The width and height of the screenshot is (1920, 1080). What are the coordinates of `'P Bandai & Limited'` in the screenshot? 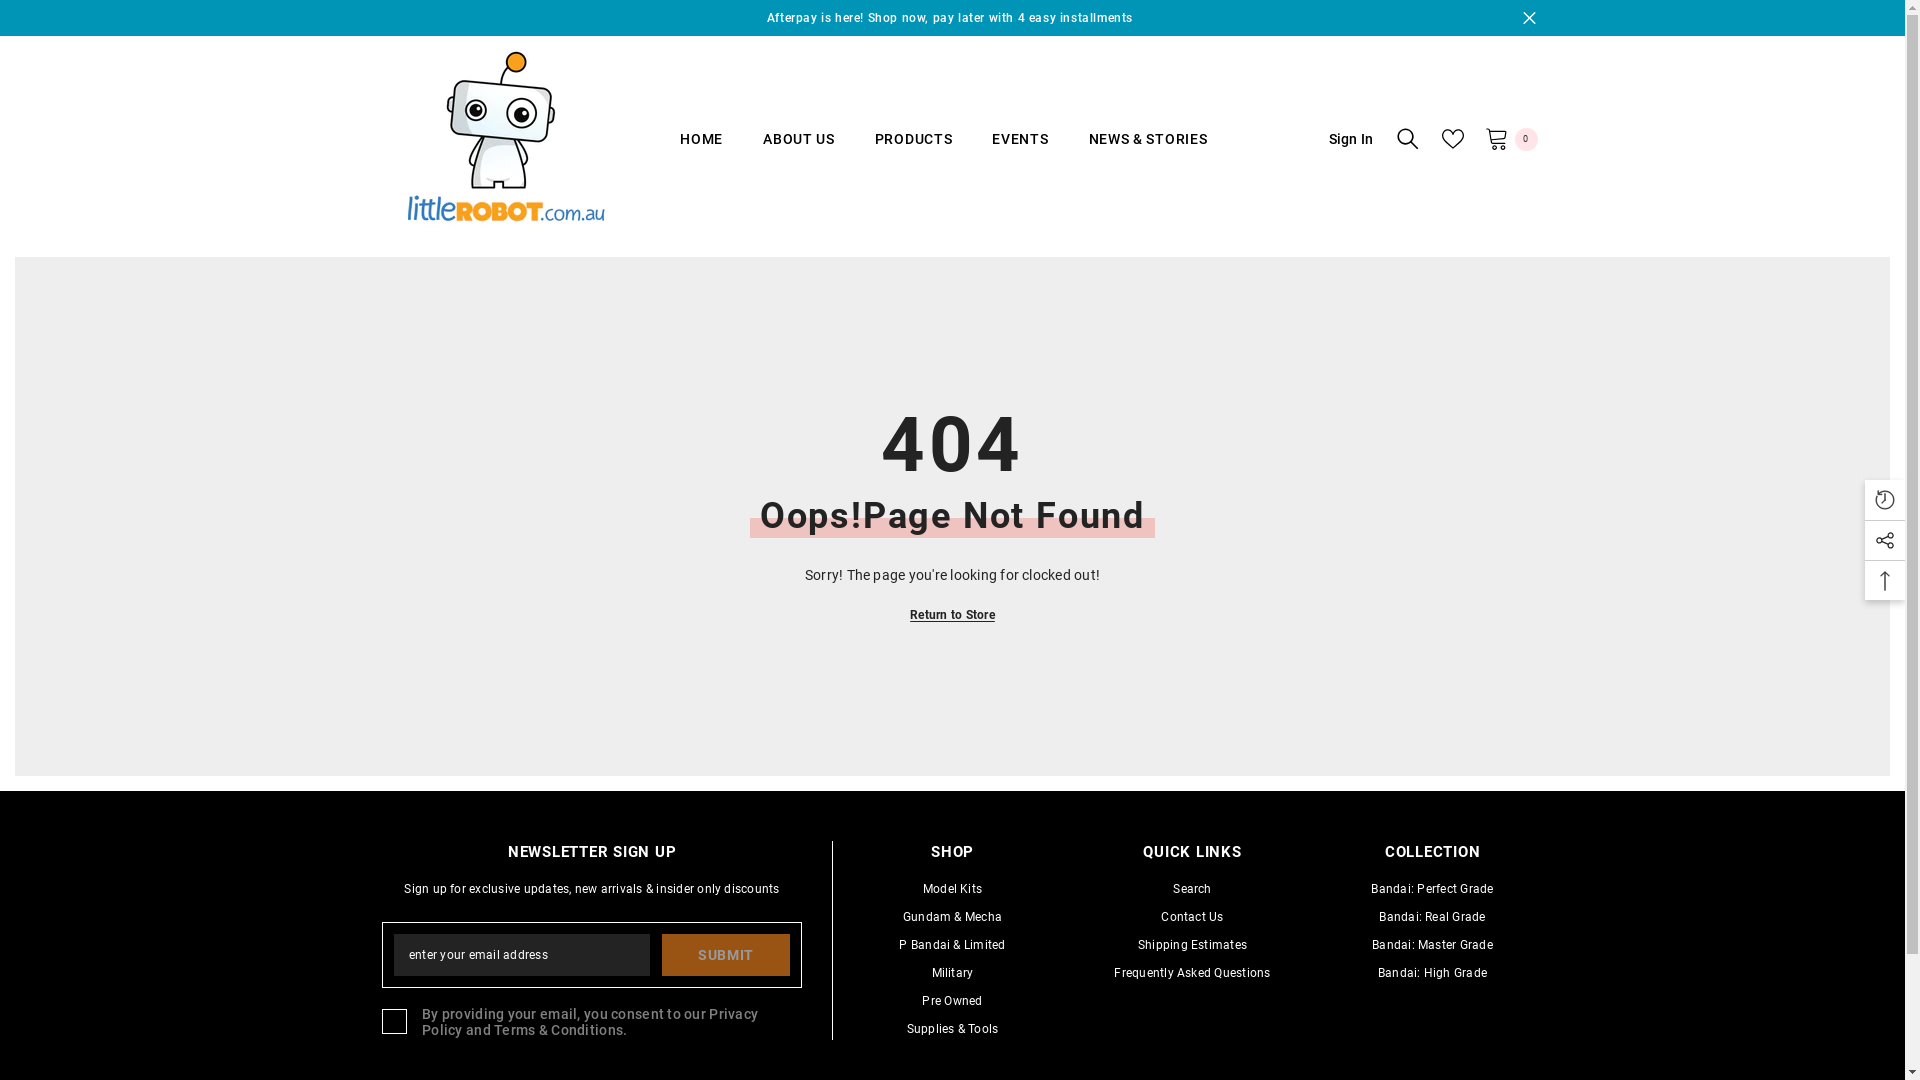 It's located at (950, 945).